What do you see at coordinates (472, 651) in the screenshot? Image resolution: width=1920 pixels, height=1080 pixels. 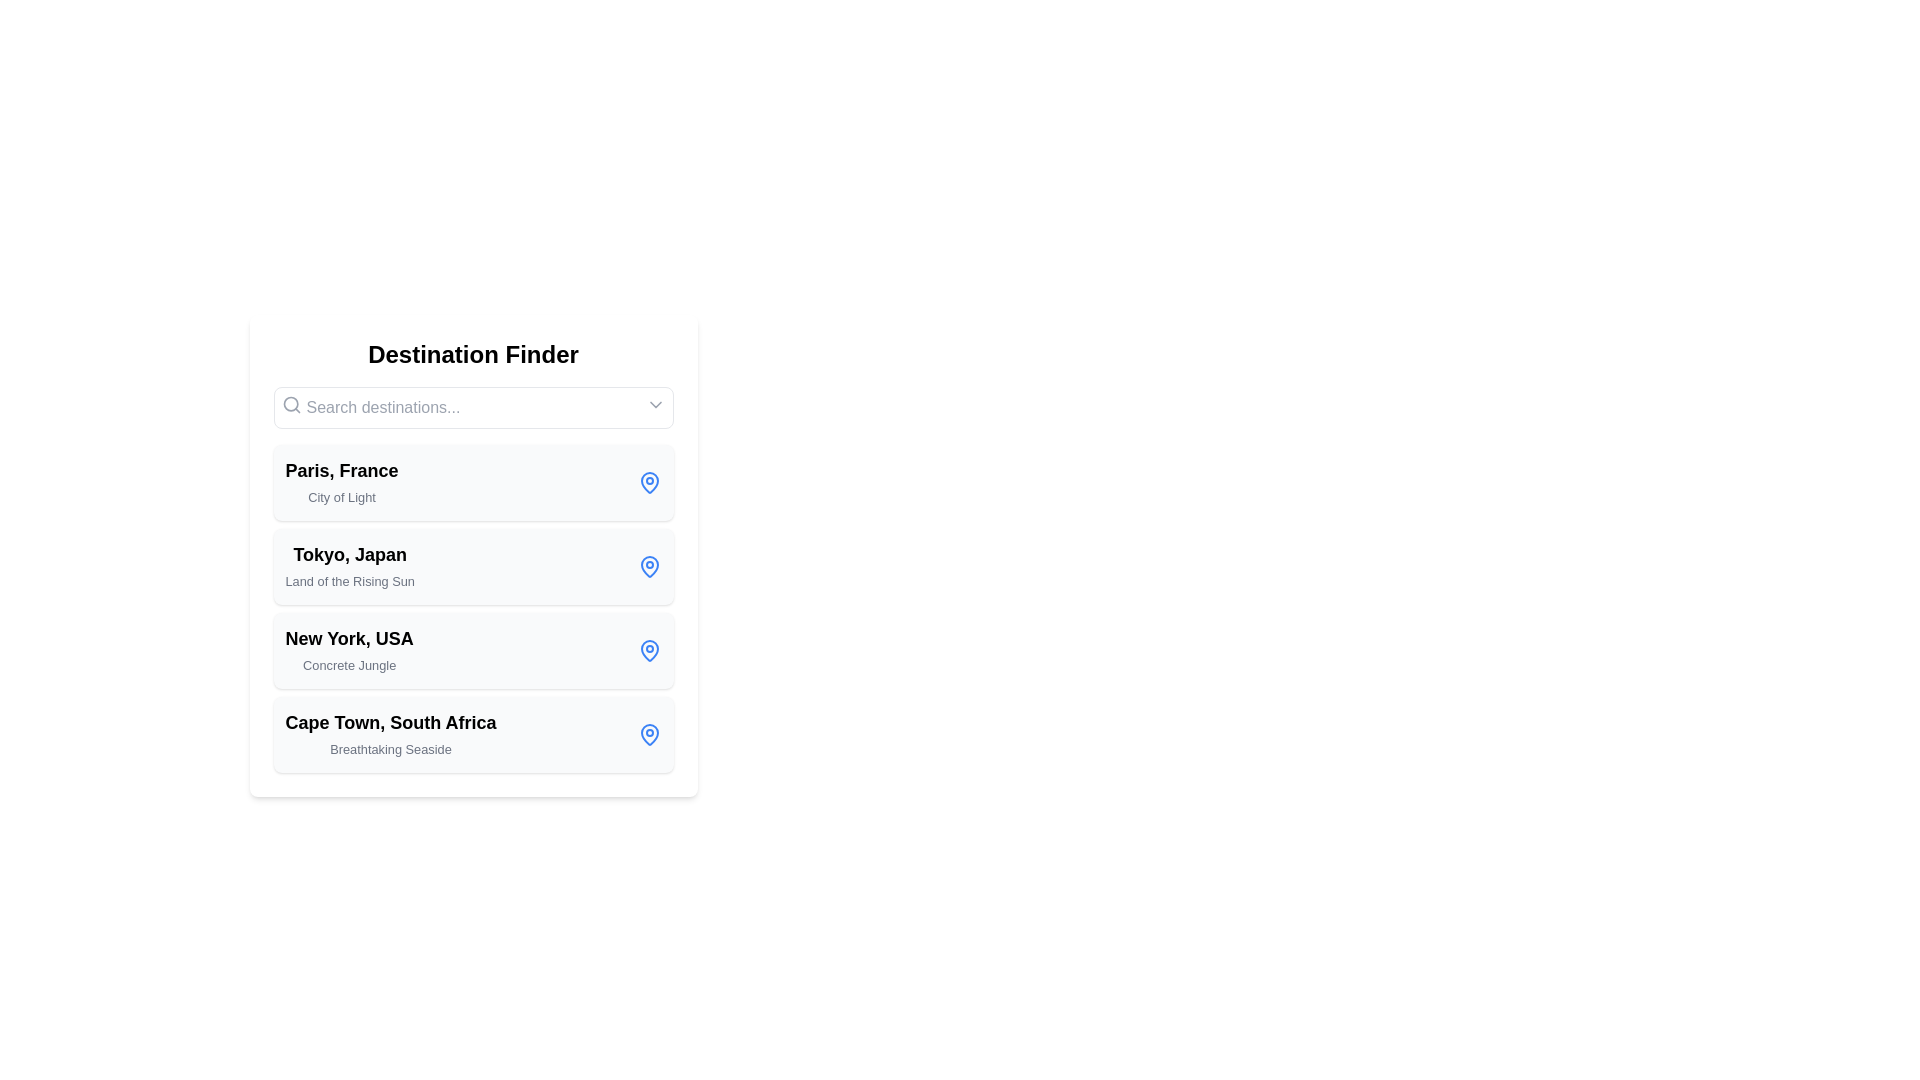 I see `the List item card representing the destination 'New York, USA', which includes the subtitle 'Concrete Jungle'. This card is the third item in a vertical list of cards` at bounding box center [472, 651].